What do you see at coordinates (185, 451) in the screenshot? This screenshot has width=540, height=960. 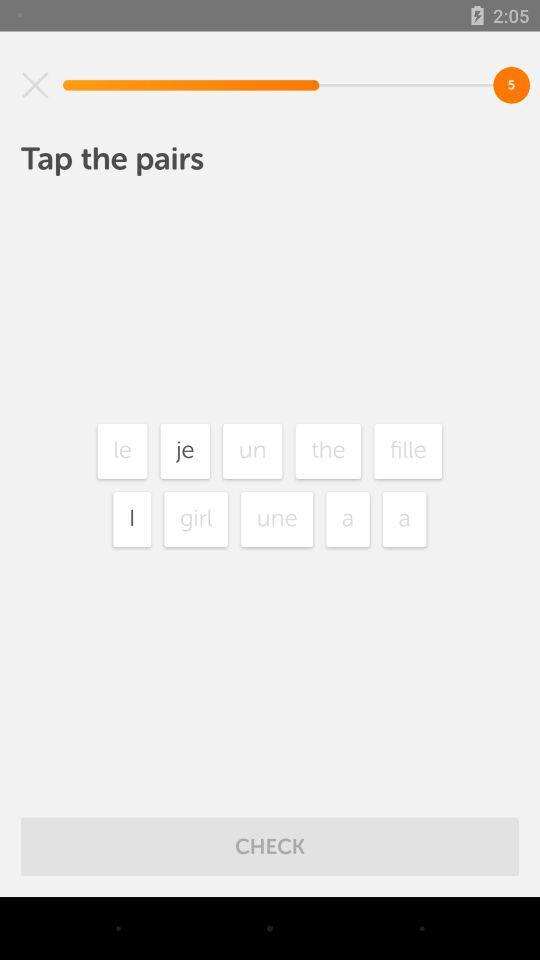 I see `item next to un icon` at bounding box center [185, 451].